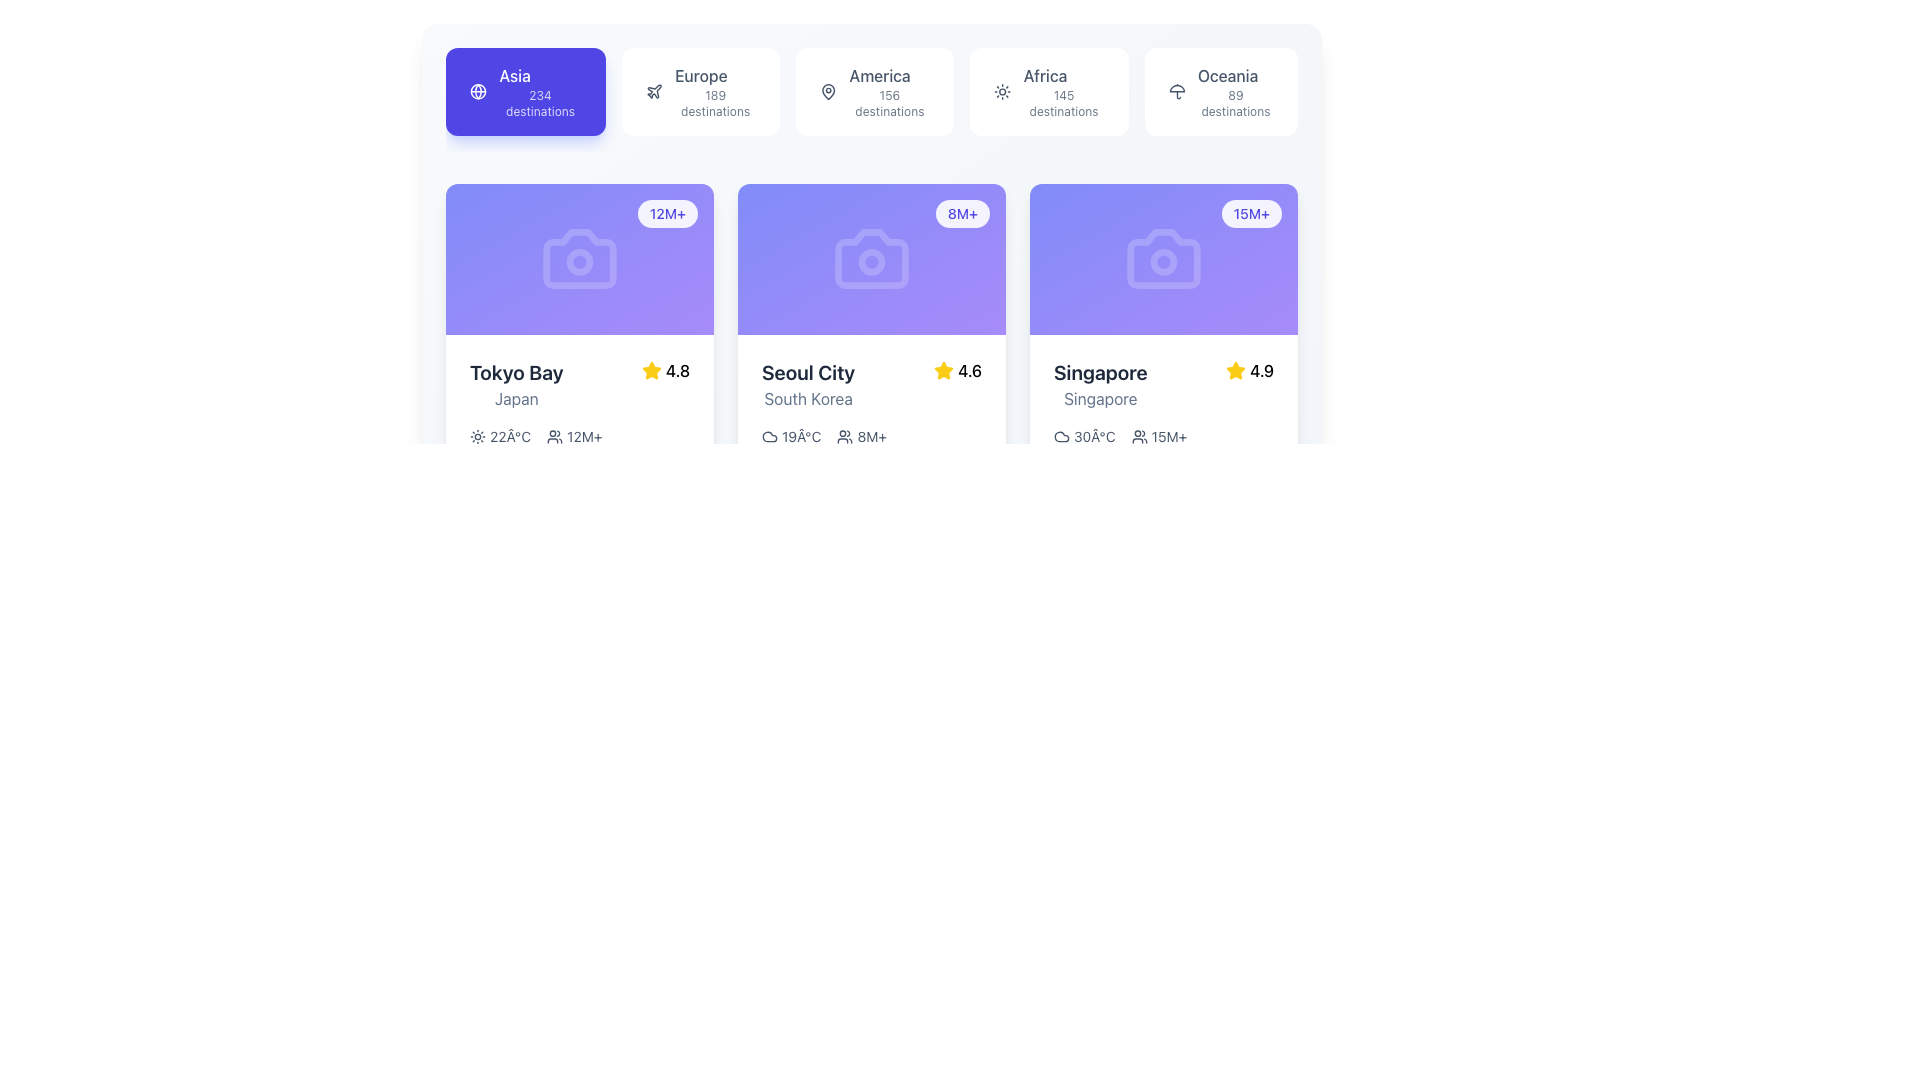 This screenshot has height=1080, width=1920. Describe the element at coordinates (1099, 372) in the screenshot. I see `the text label 'Singapore' which is styled in a larger bold font and displayed prominently in dark slate color within the rightmost card of a horizontally-aligned card layout` at that location.